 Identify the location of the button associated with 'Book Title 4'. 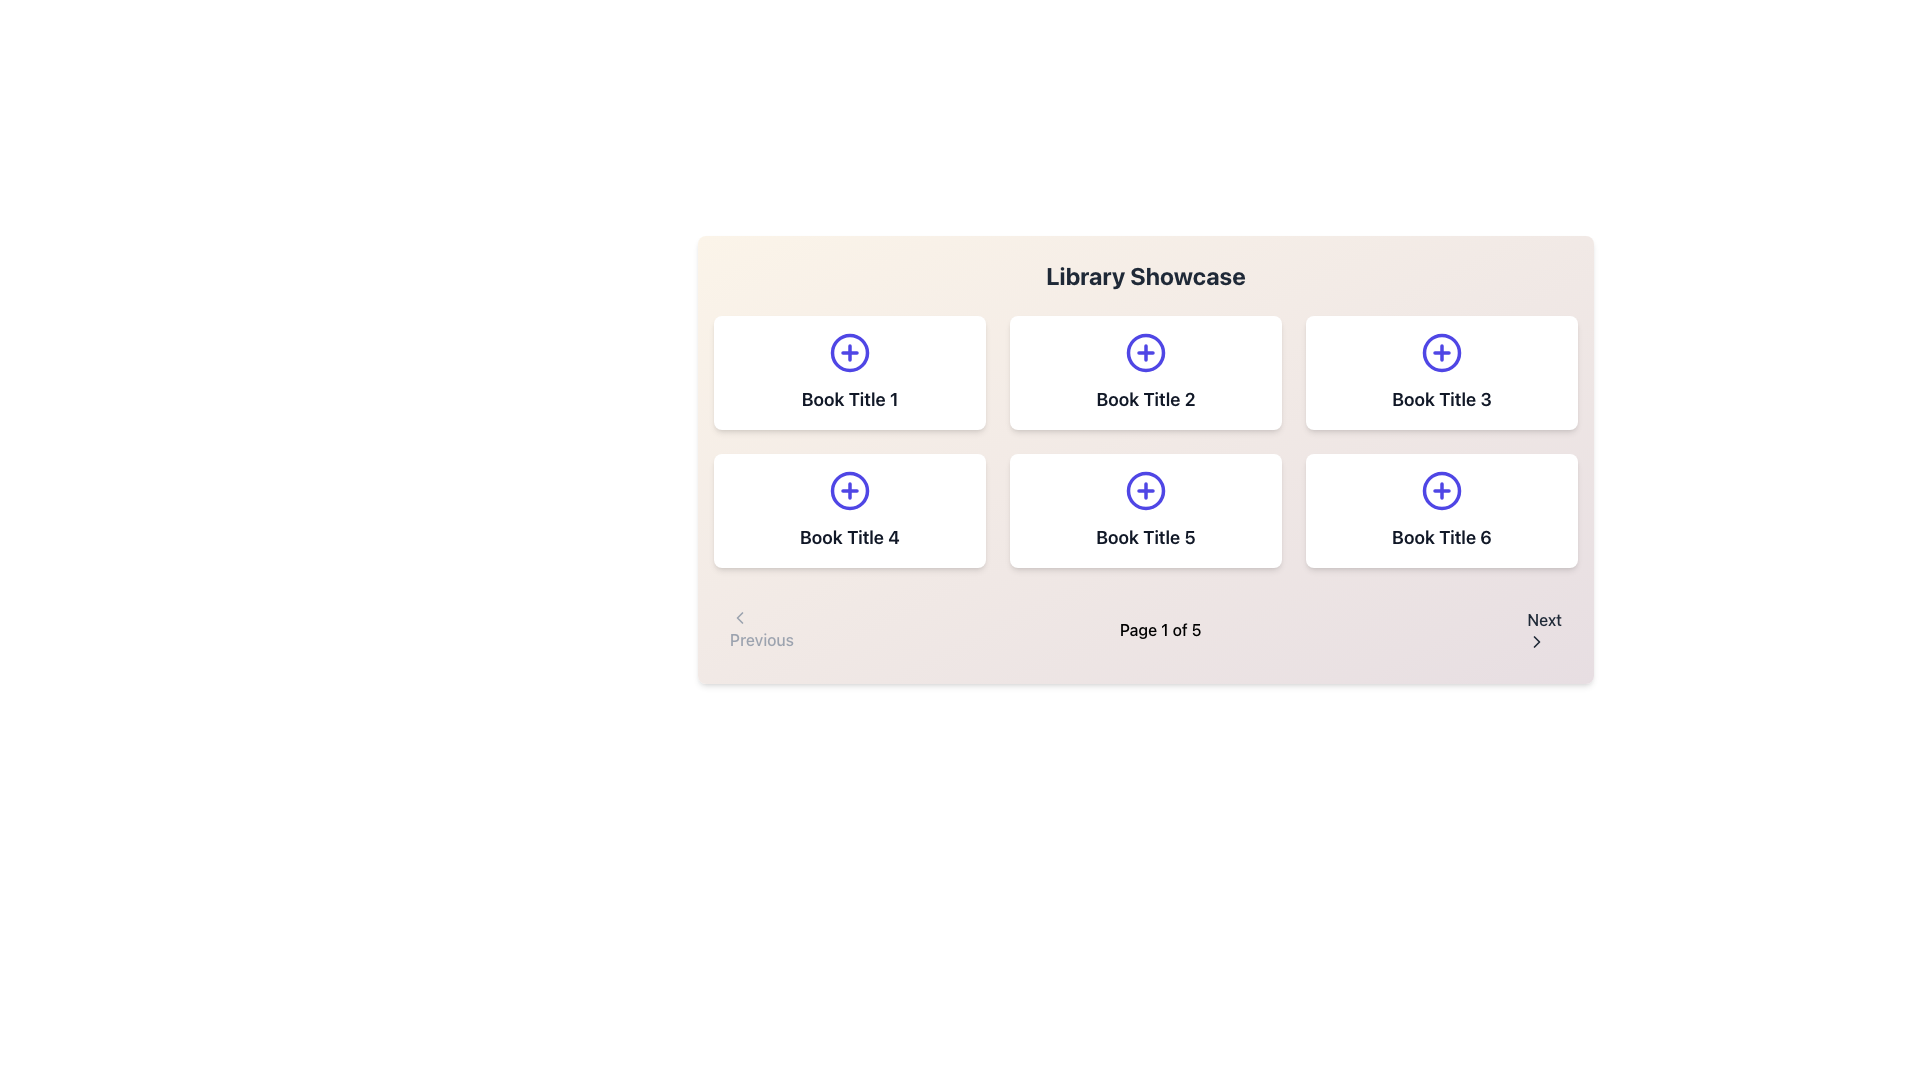
(849, 490).